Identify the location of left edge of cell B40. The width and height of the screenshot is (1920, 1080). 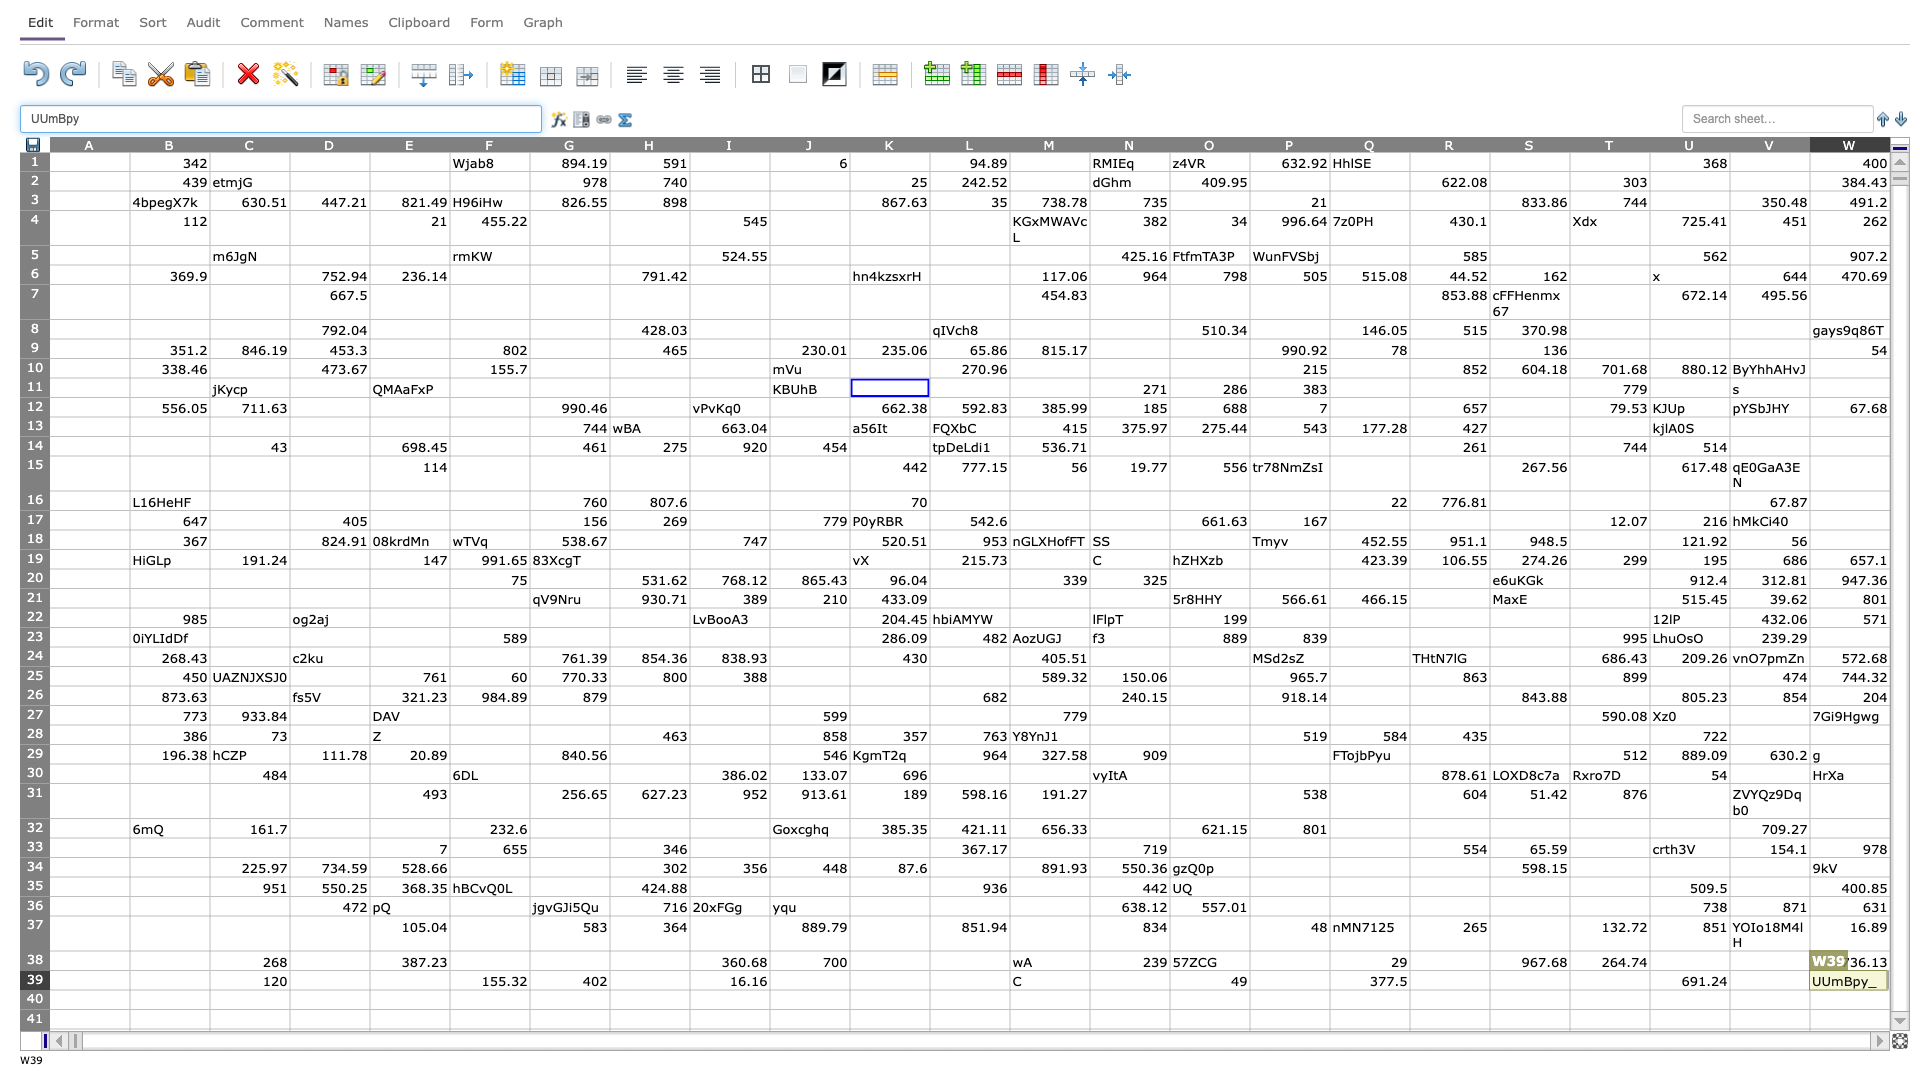
(128, 999).